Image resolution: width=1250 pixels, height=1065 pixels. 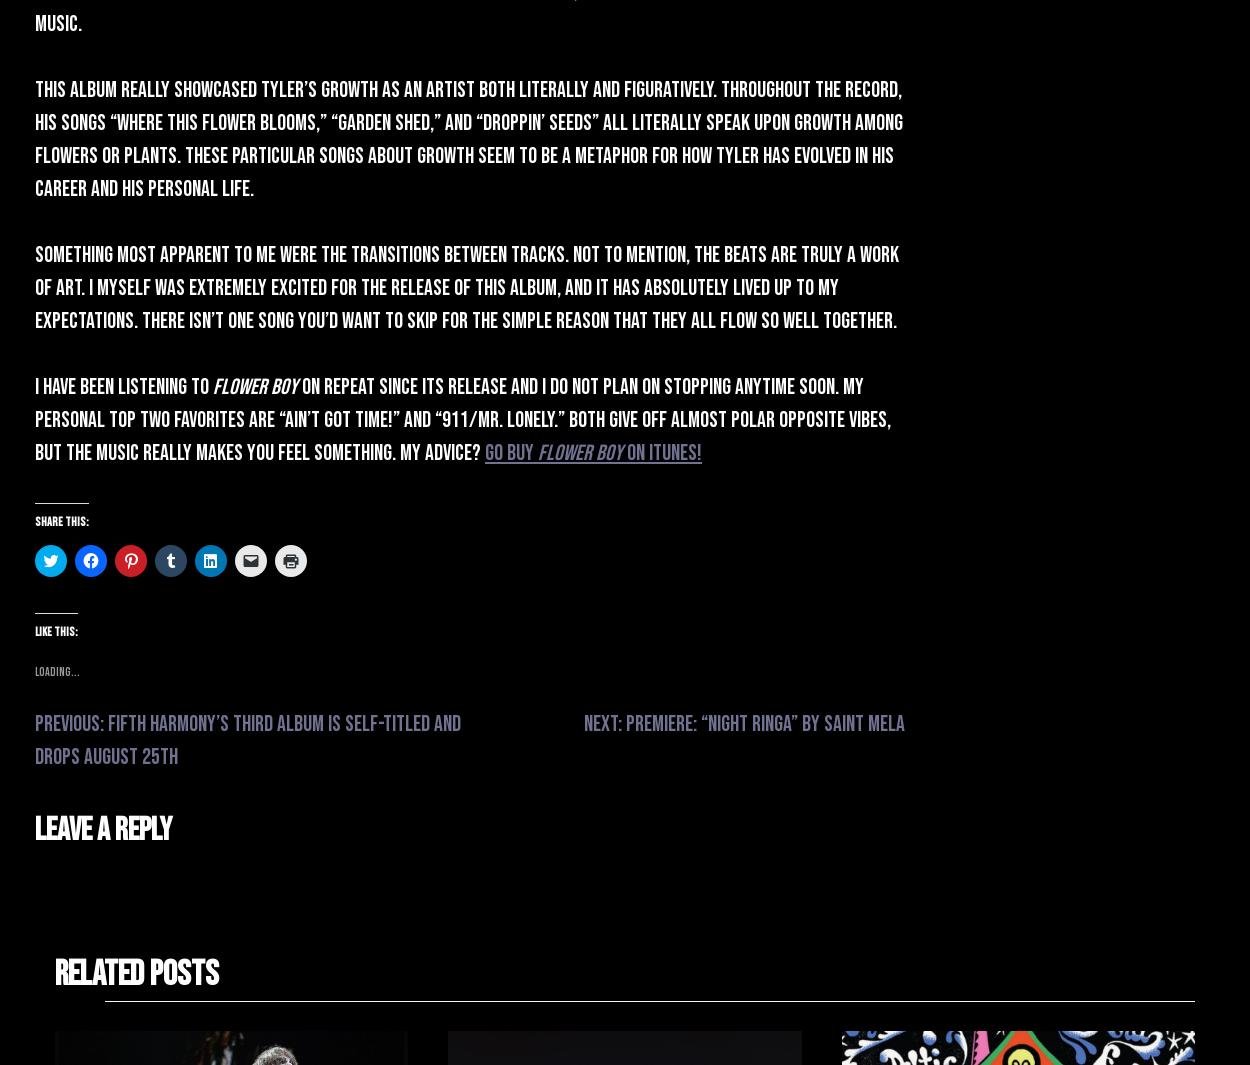 I want to click on 'Loading...', so click(x=35, y=671).